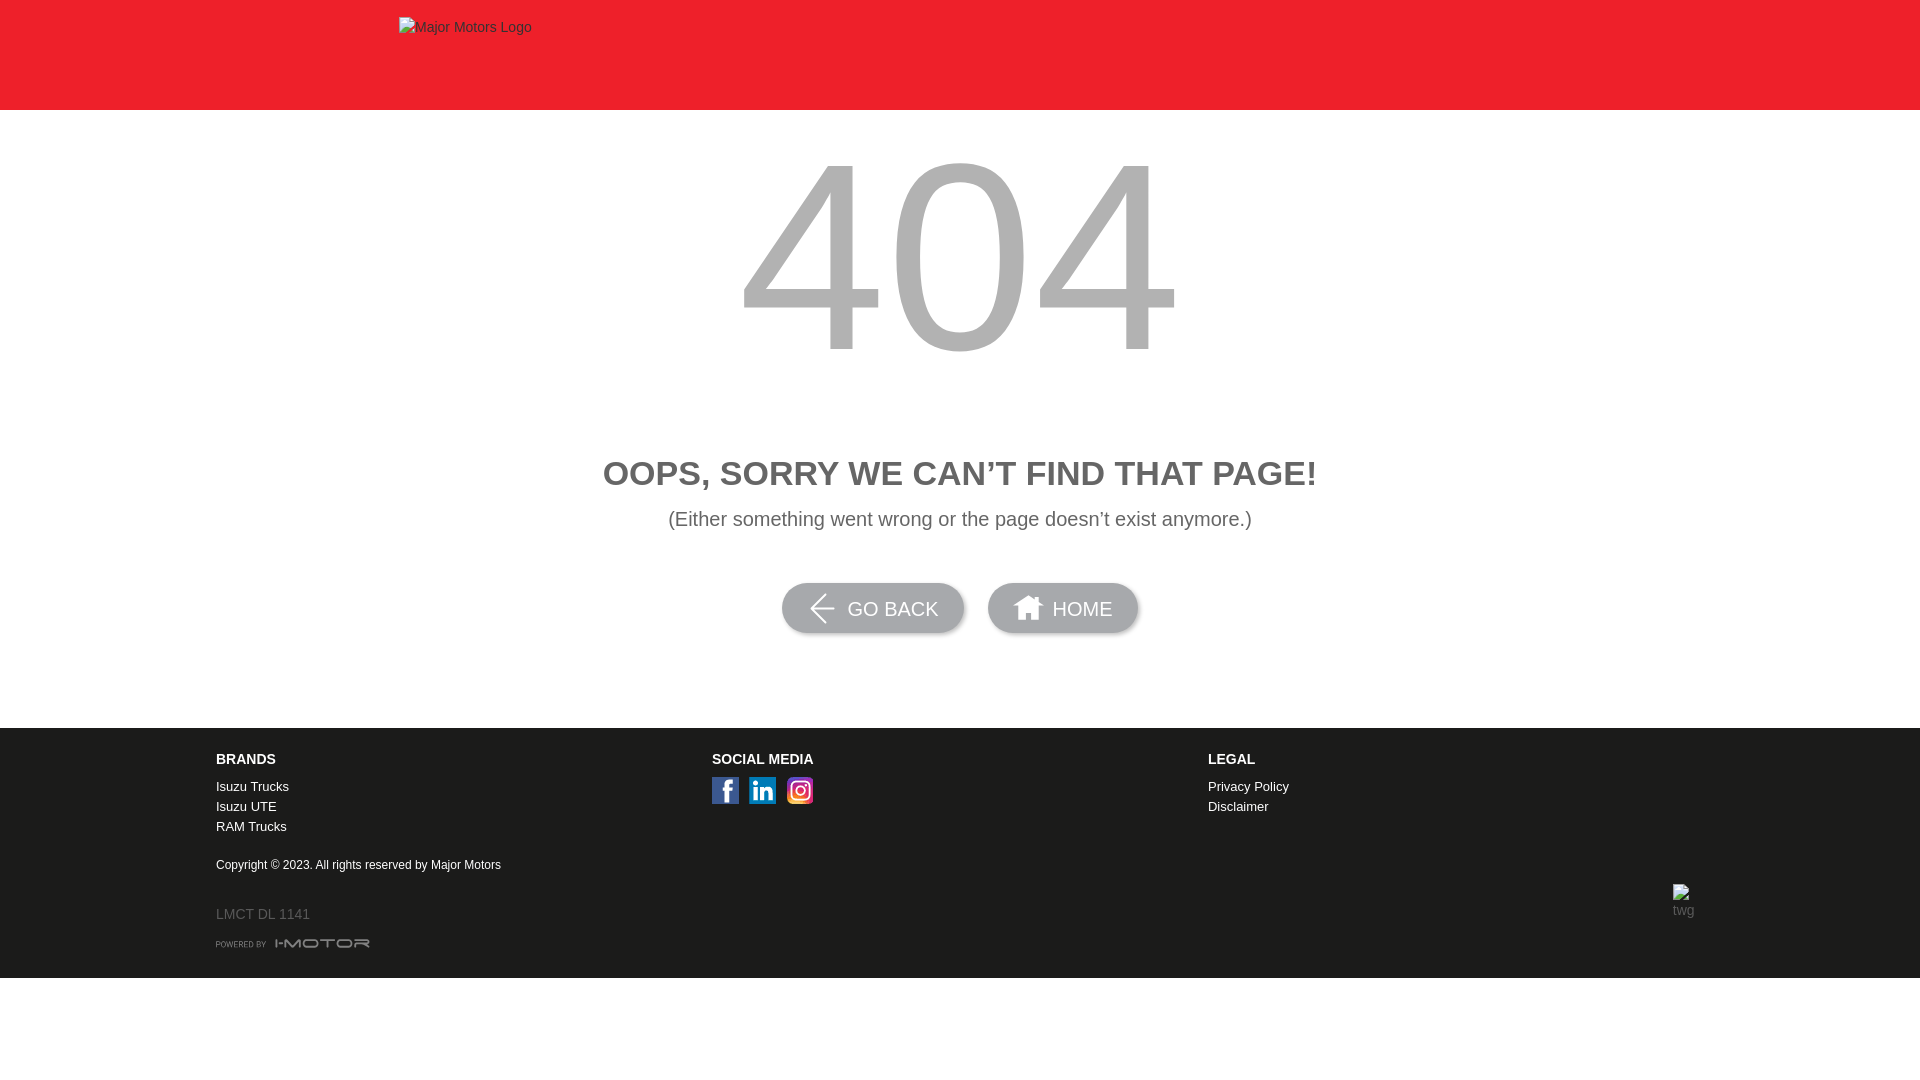 Image resolution: width=1920 pixels, height=1080 pixels. I want to click on 'Isuzu Trucks', so click(216, 785).